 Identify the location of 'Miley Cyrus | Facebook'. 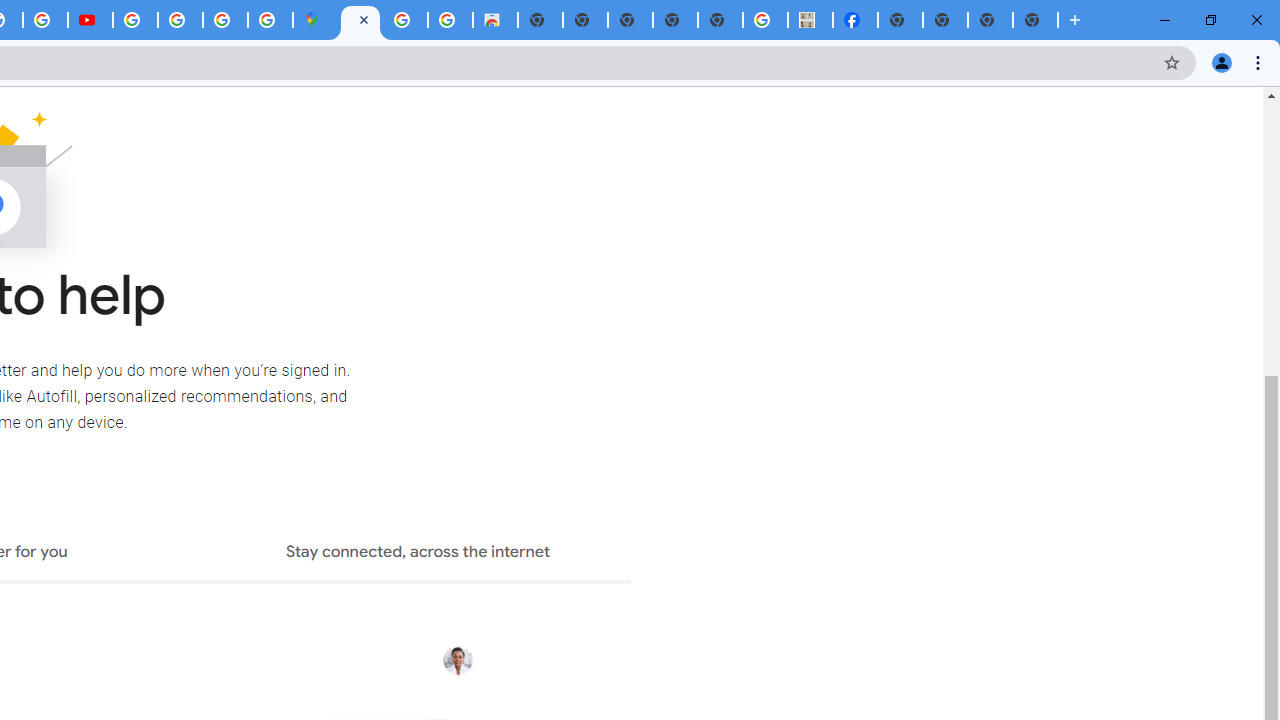
(855, 20).